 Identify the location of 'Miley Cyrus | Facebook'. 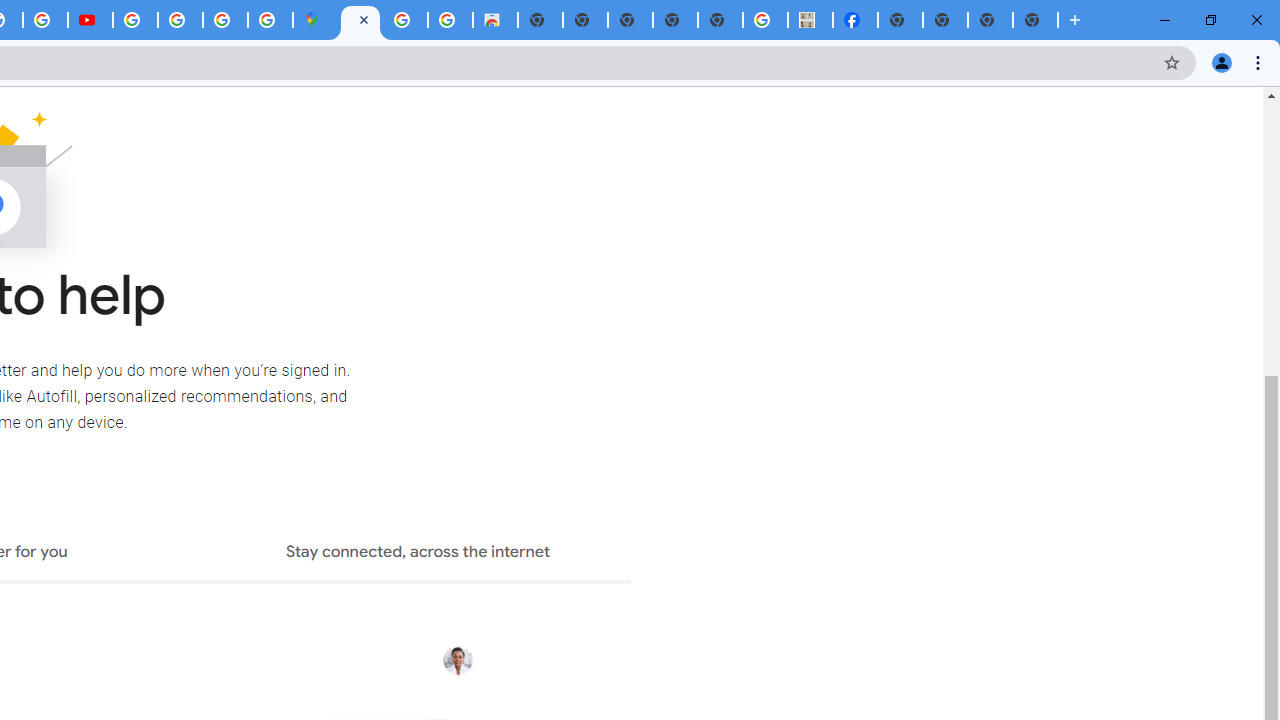
(855, 20).